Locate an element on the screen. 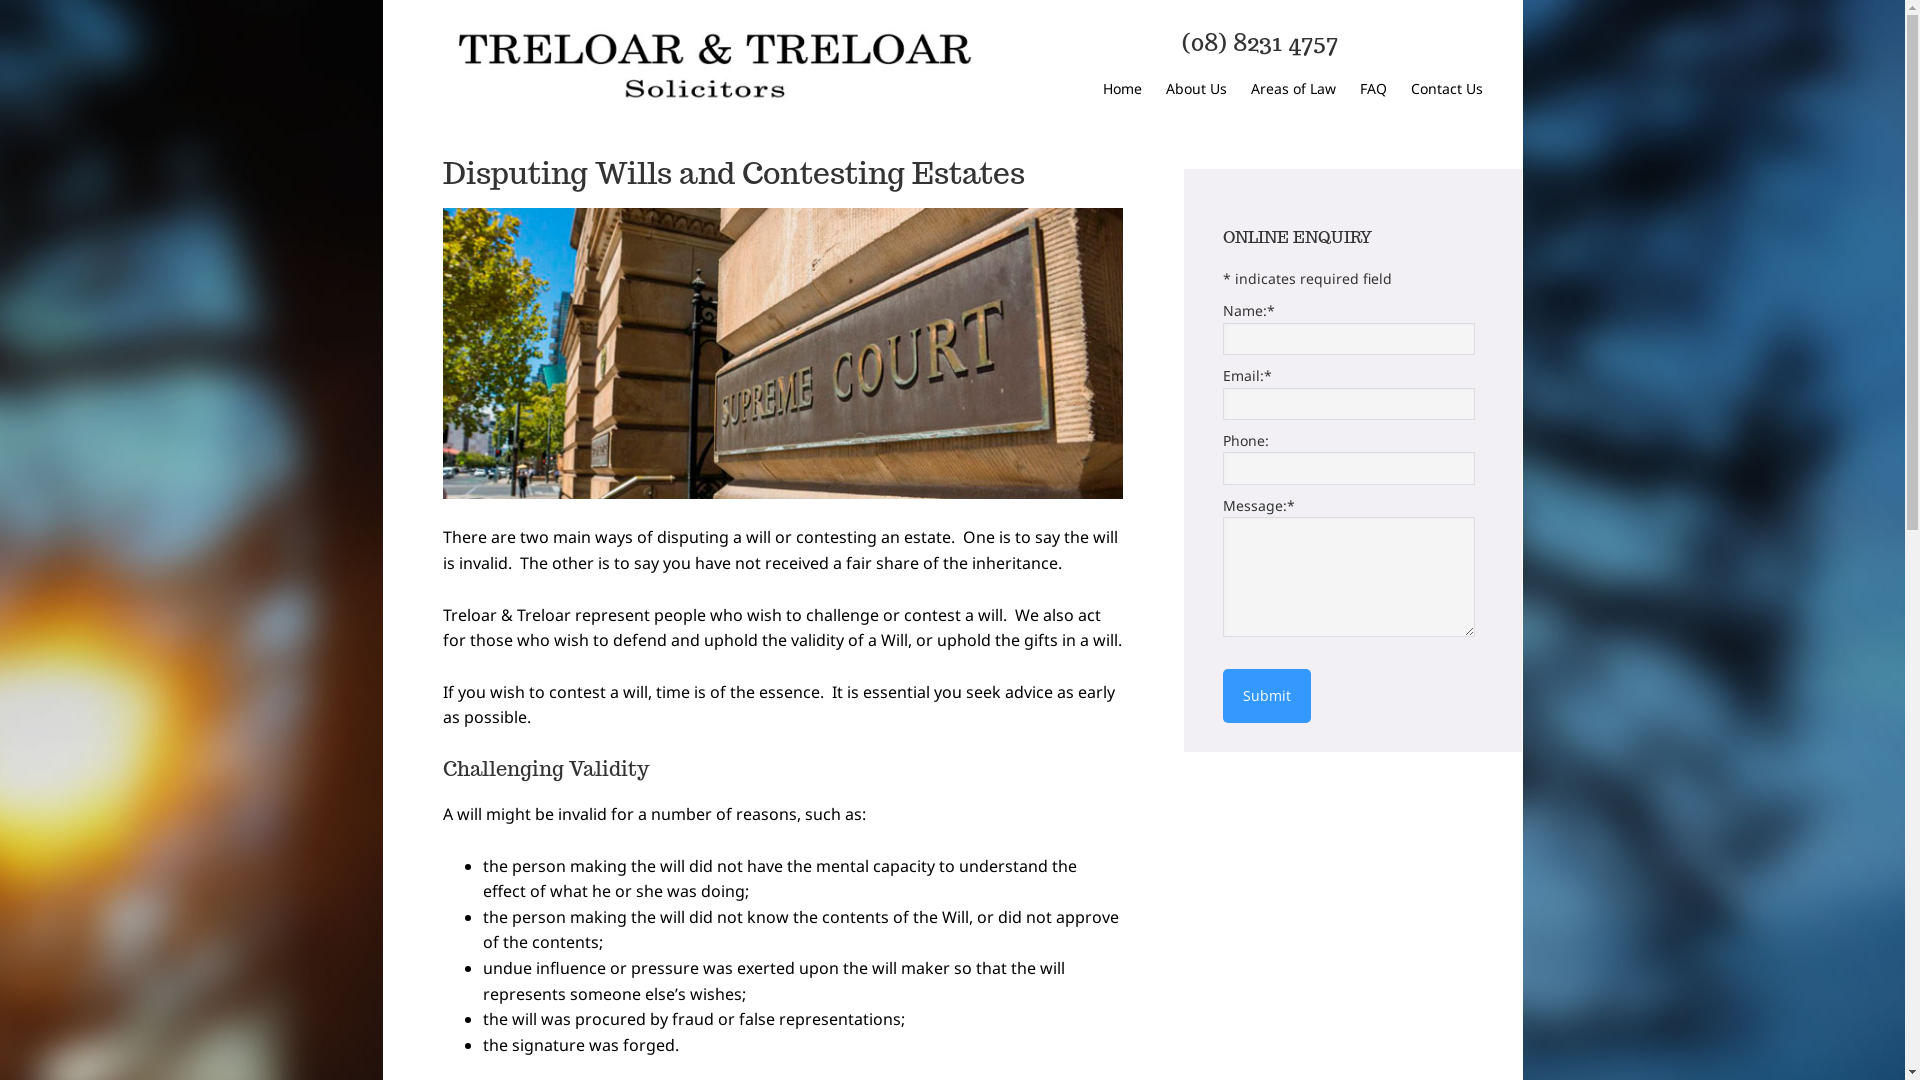 This screenshot has width=1920, height=1080. 'Skip to main content' is located at coordinates (382, 0).